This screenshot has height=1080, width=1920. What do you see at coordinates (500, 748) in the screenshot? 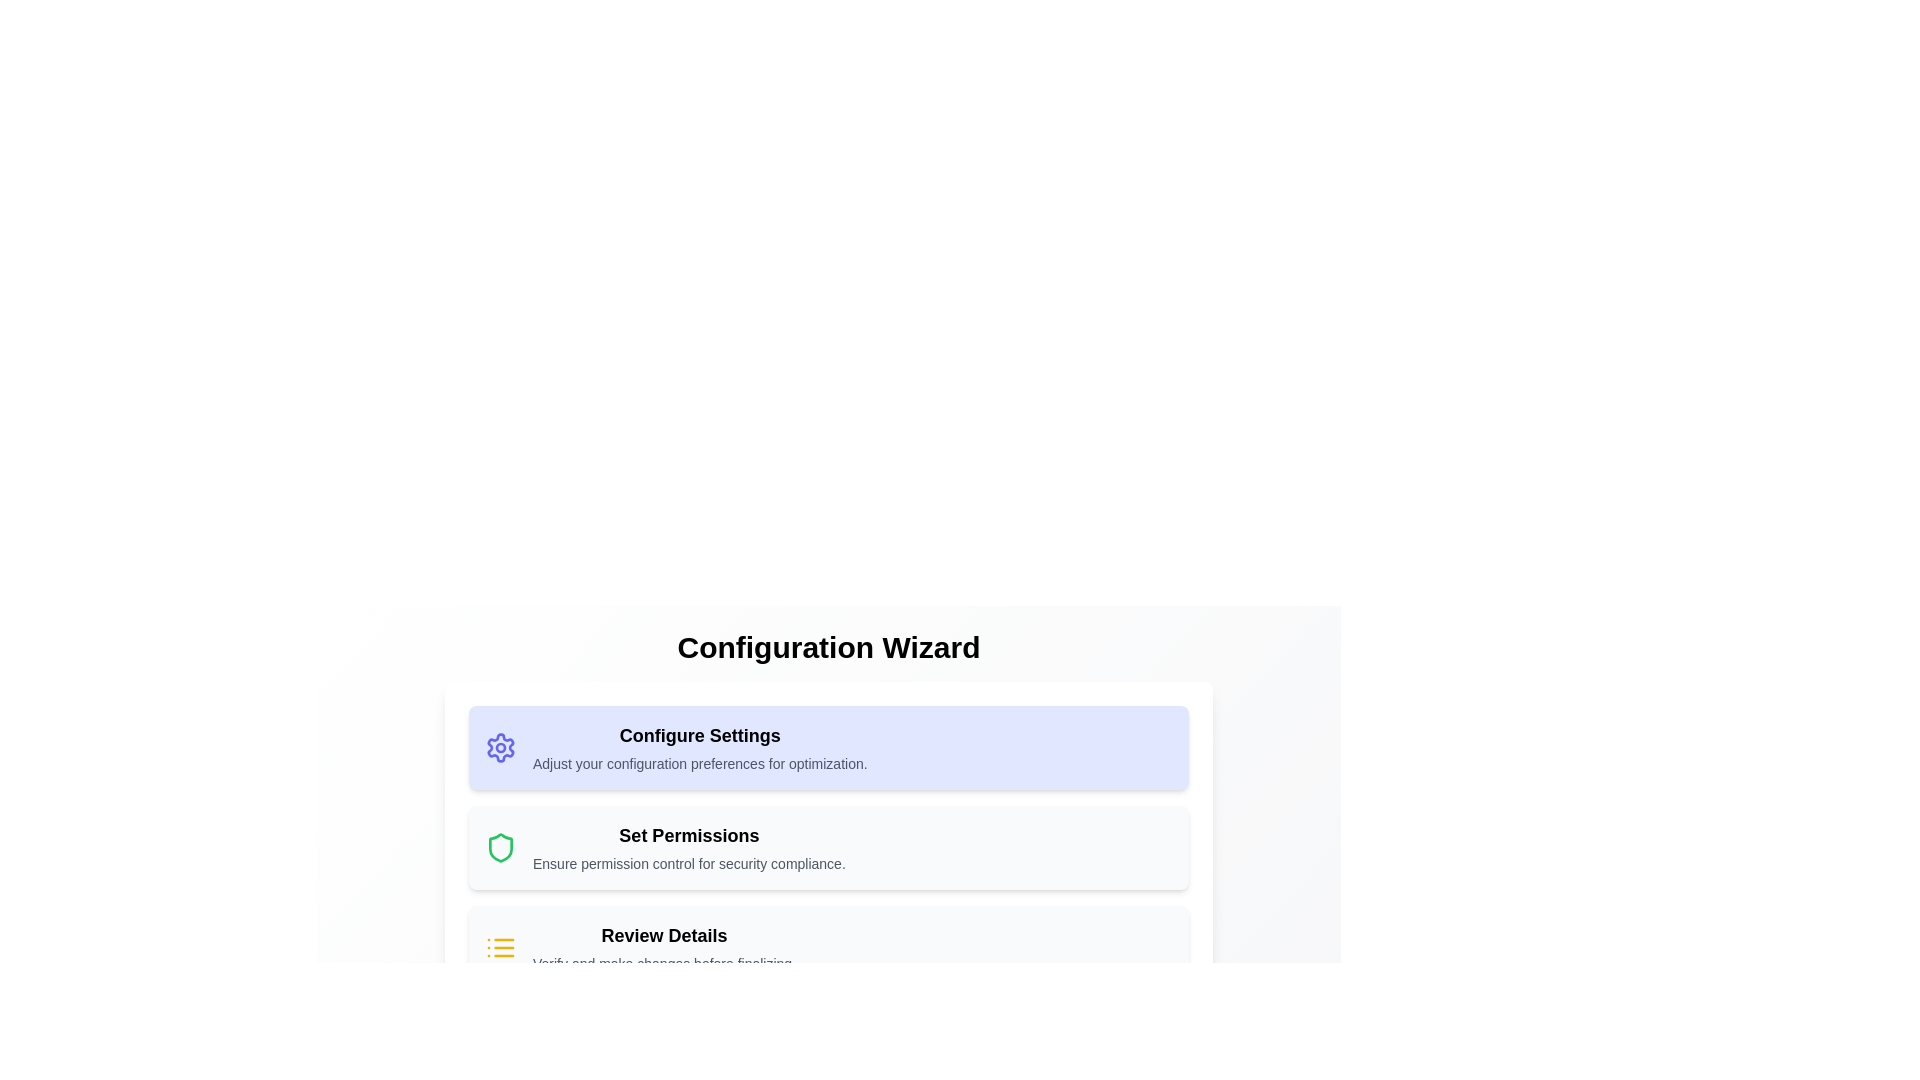
I see `the circular gear icon with a center dot in indigo color, located inside the 'Configure Settings' card in the 'Configuration Wizard' interface` at bounding box center [500, 748].